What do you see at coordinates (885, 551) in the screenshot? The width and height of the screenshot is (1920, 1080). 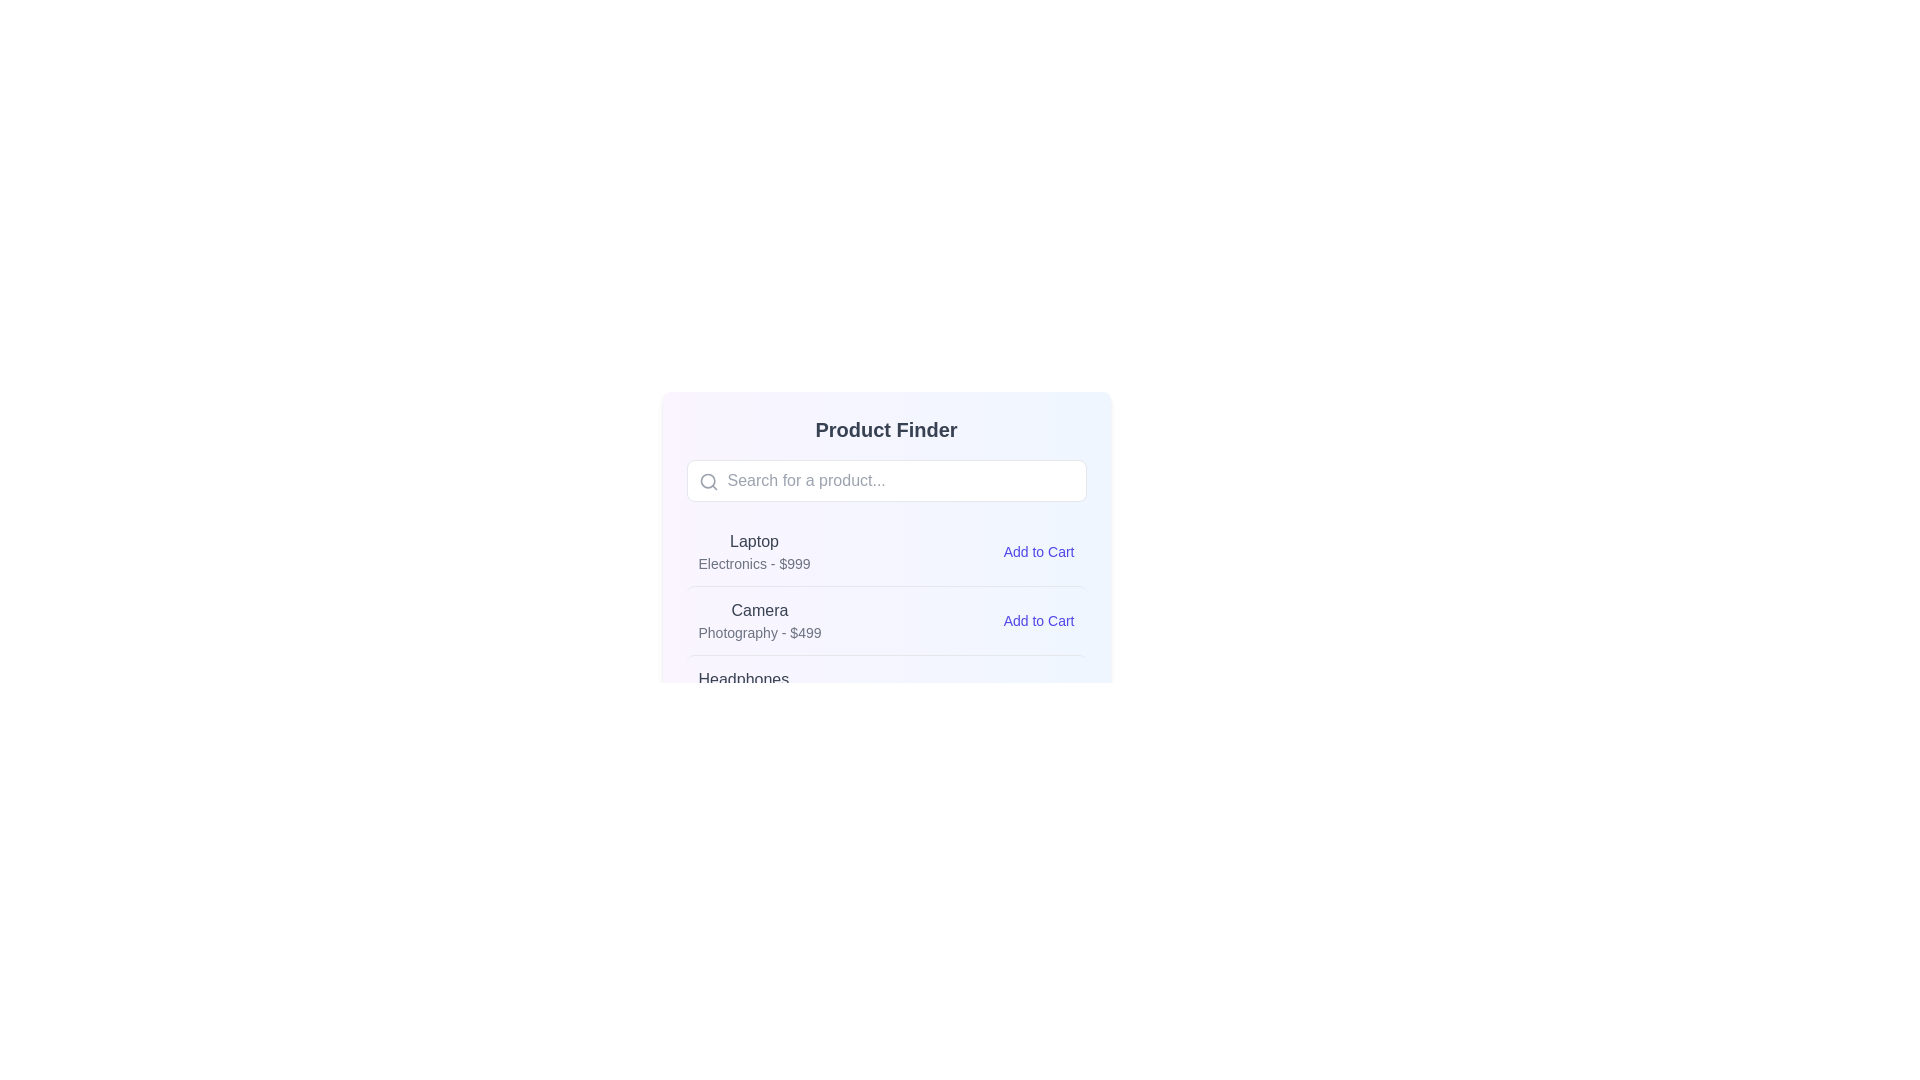 I see `the first product listing item for 'Laptop' in the 'Product Finder' section` at bounding box center [885, 551].